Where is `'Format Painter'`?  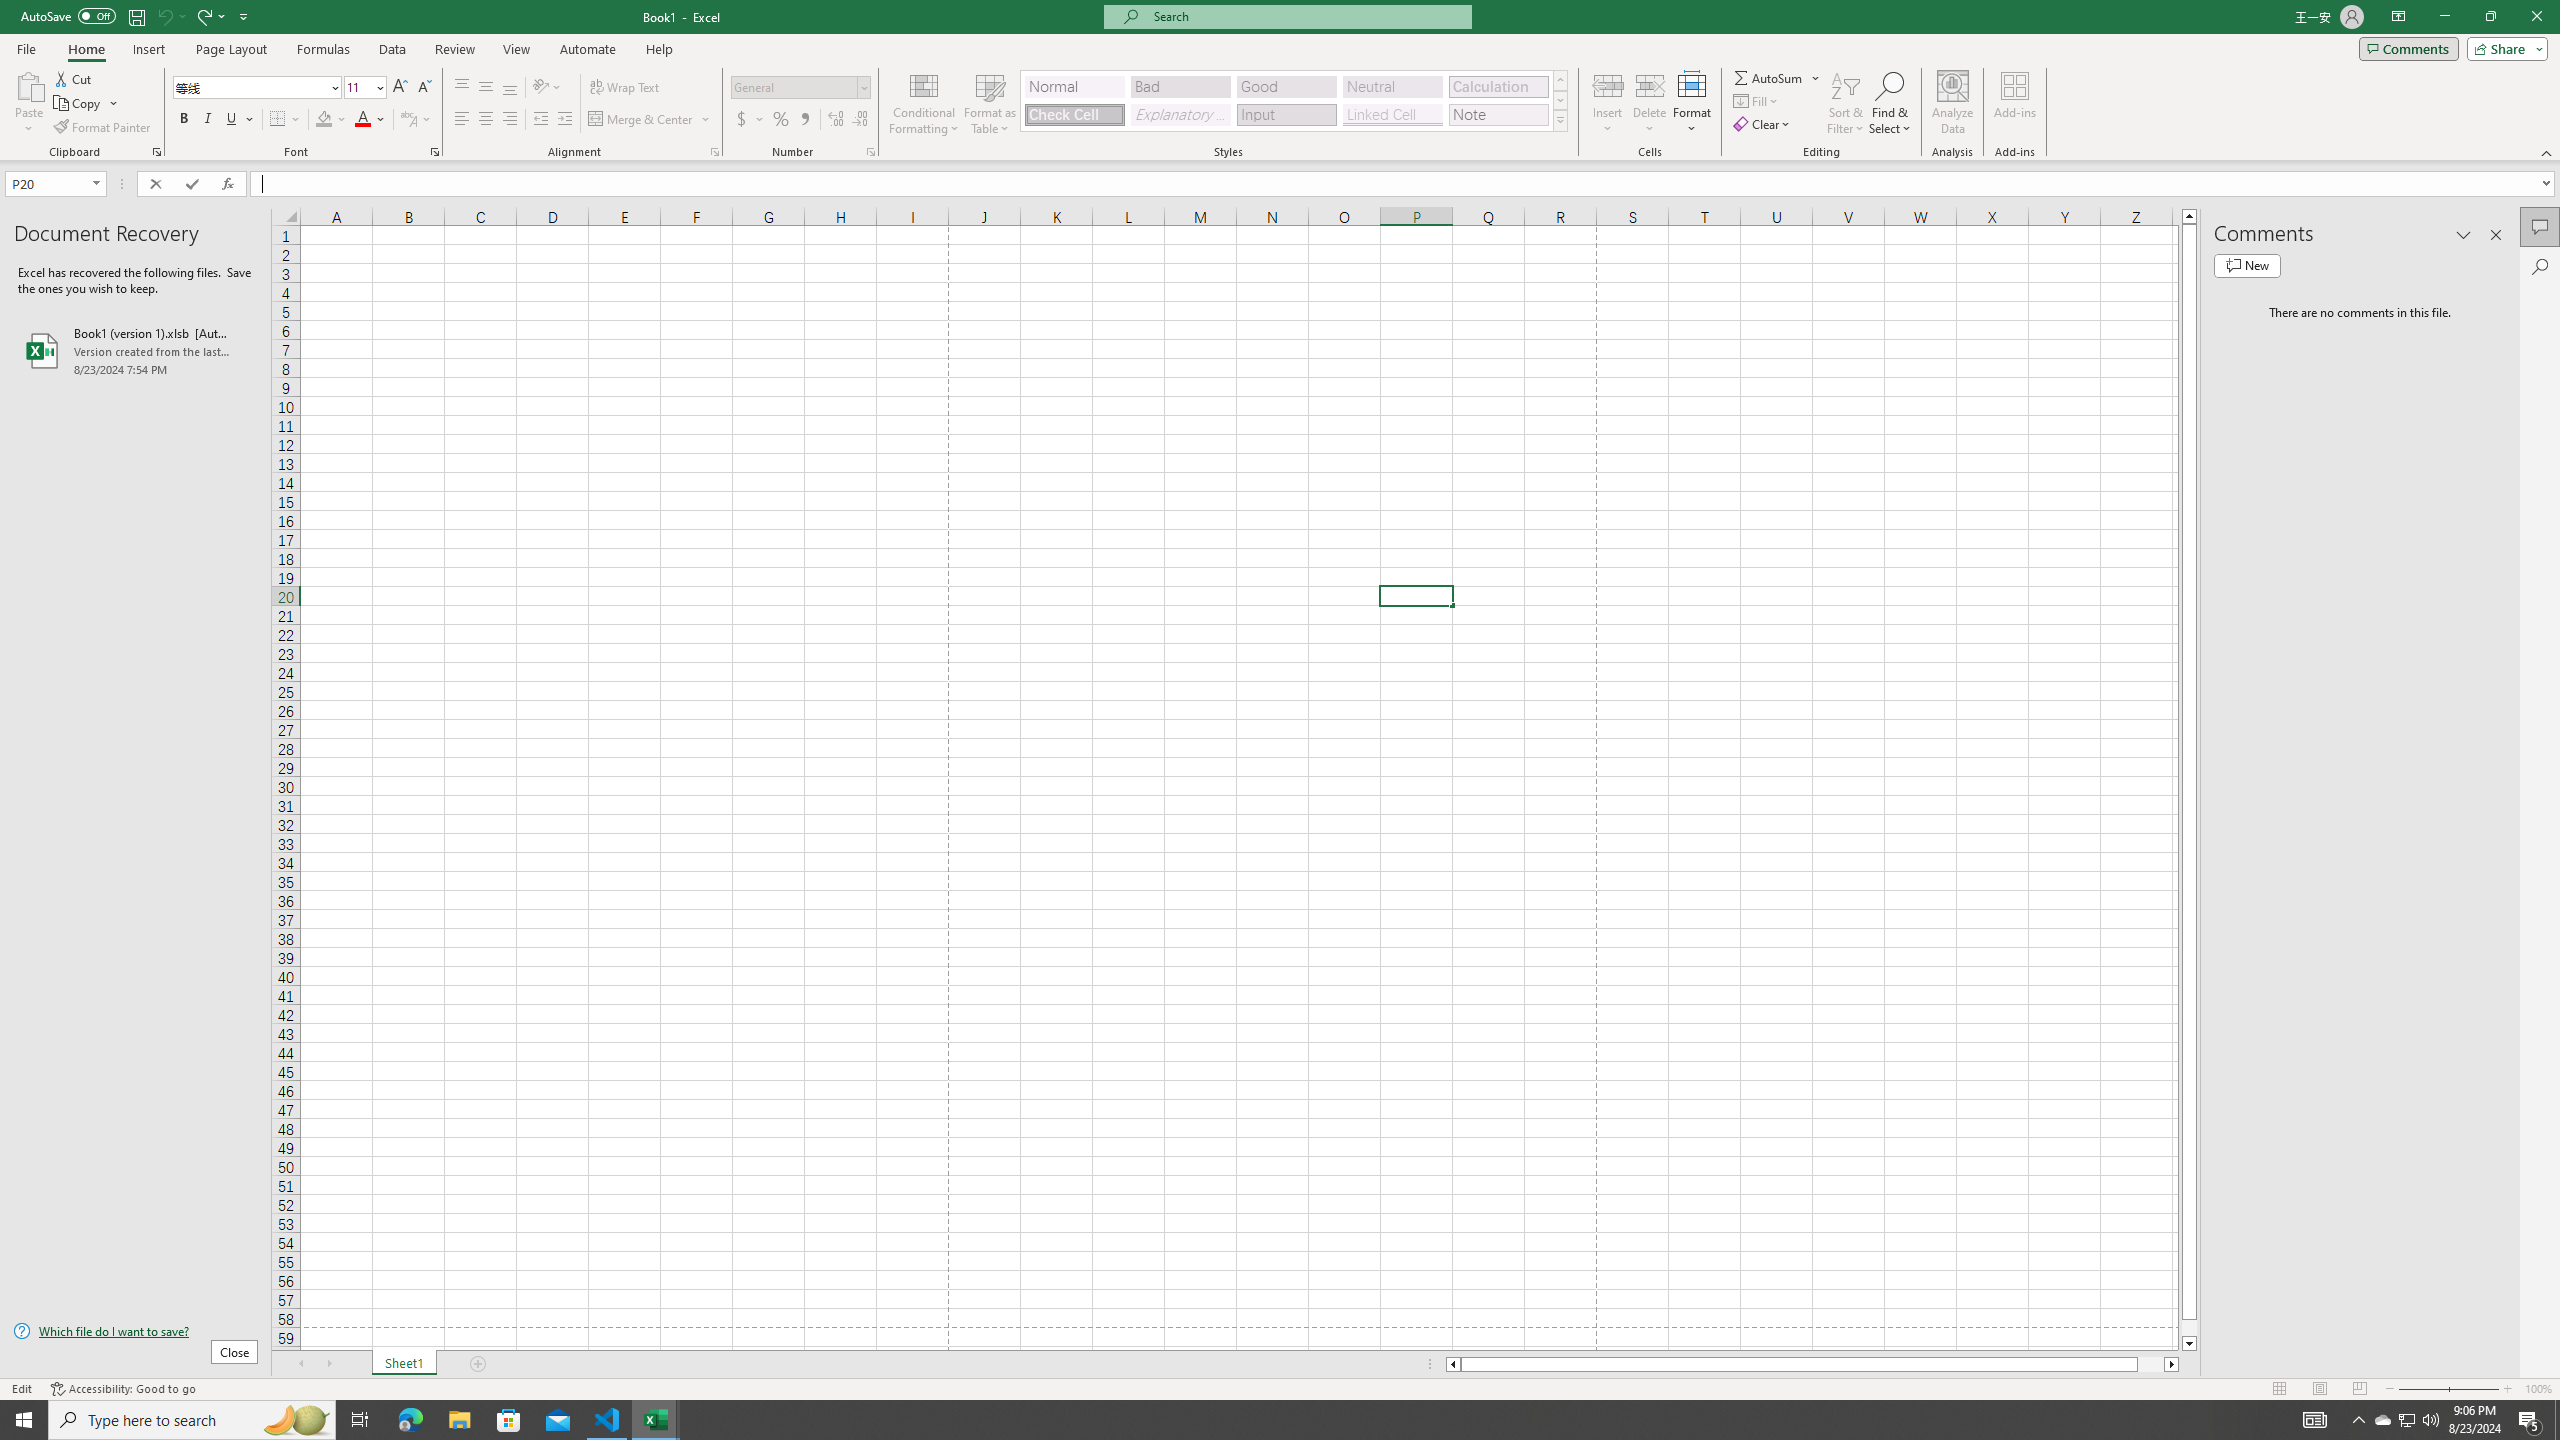 'Format Painter' is located at coordinates (102, 127).